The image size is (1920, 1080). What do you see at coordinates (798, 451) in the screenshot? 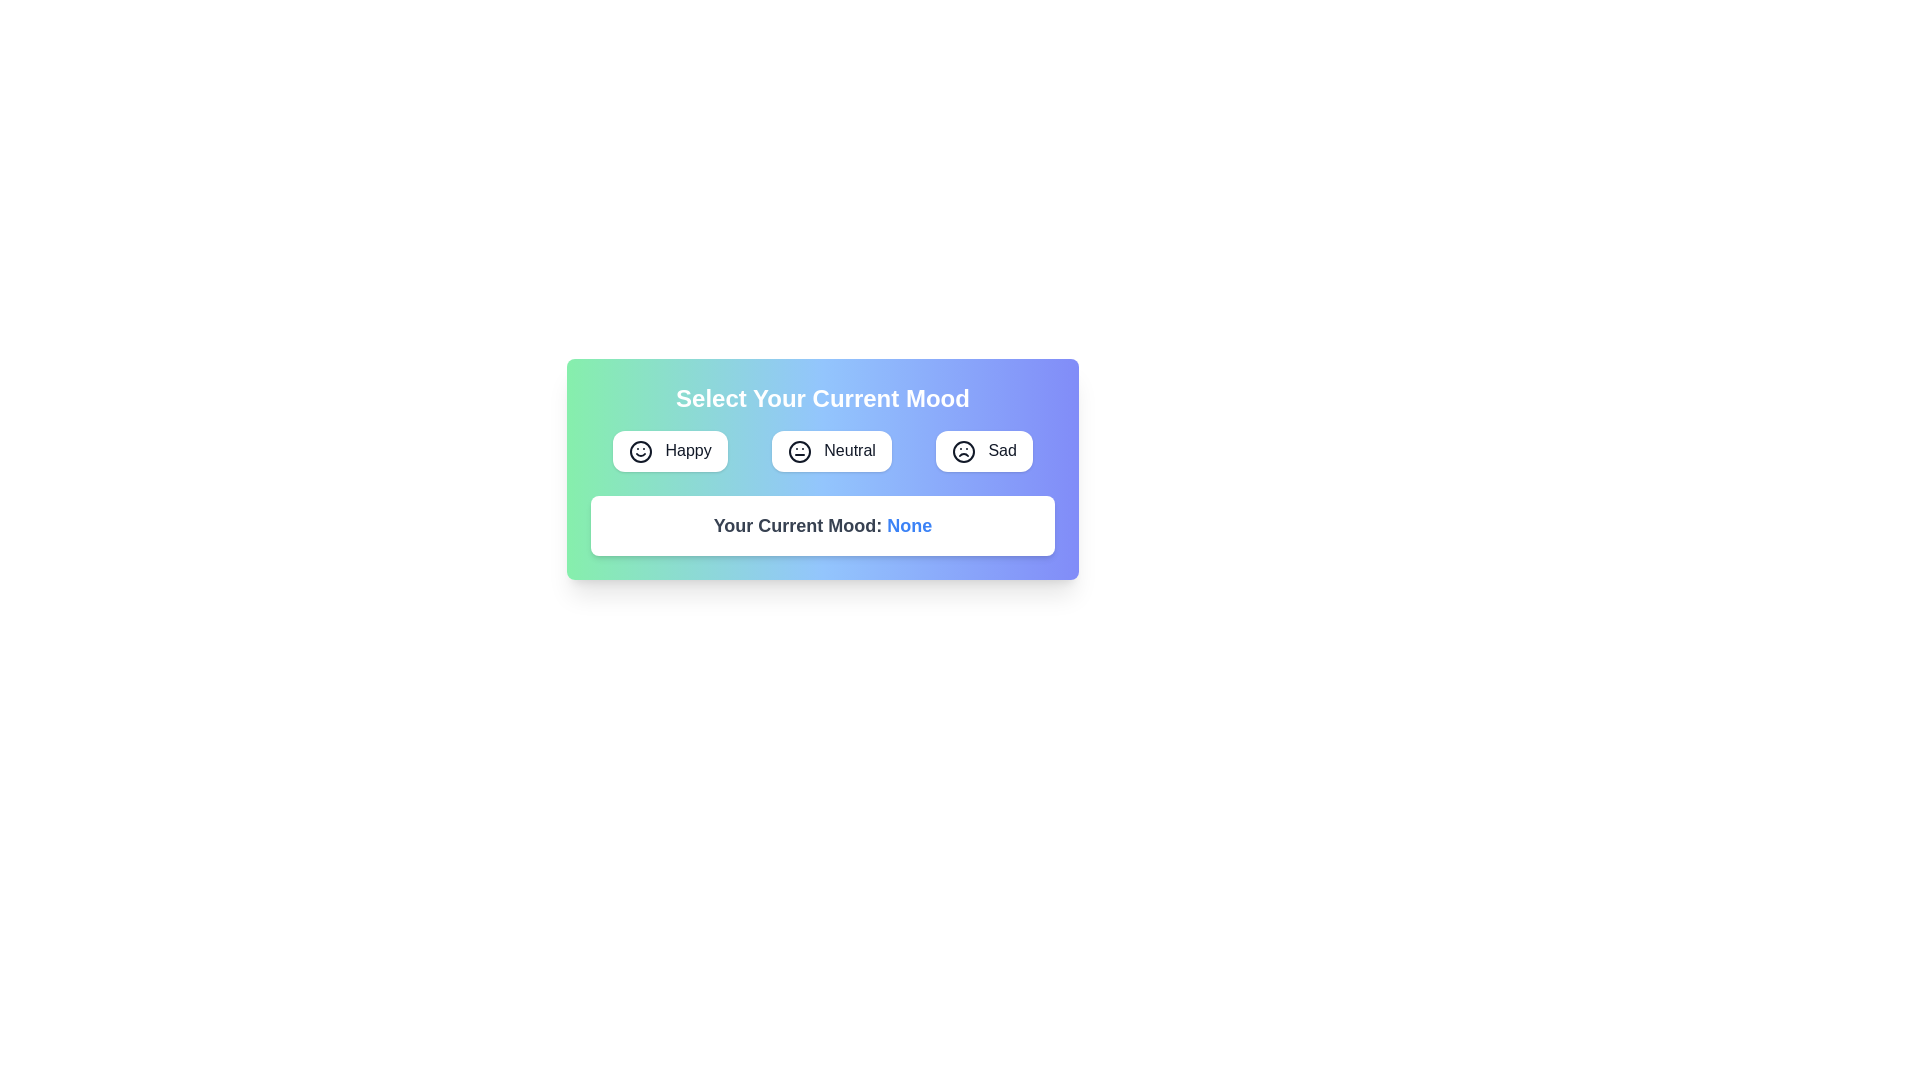
I see `the neutral expression icon within the 'Neutral' button by` at bounding box center [798, 451].